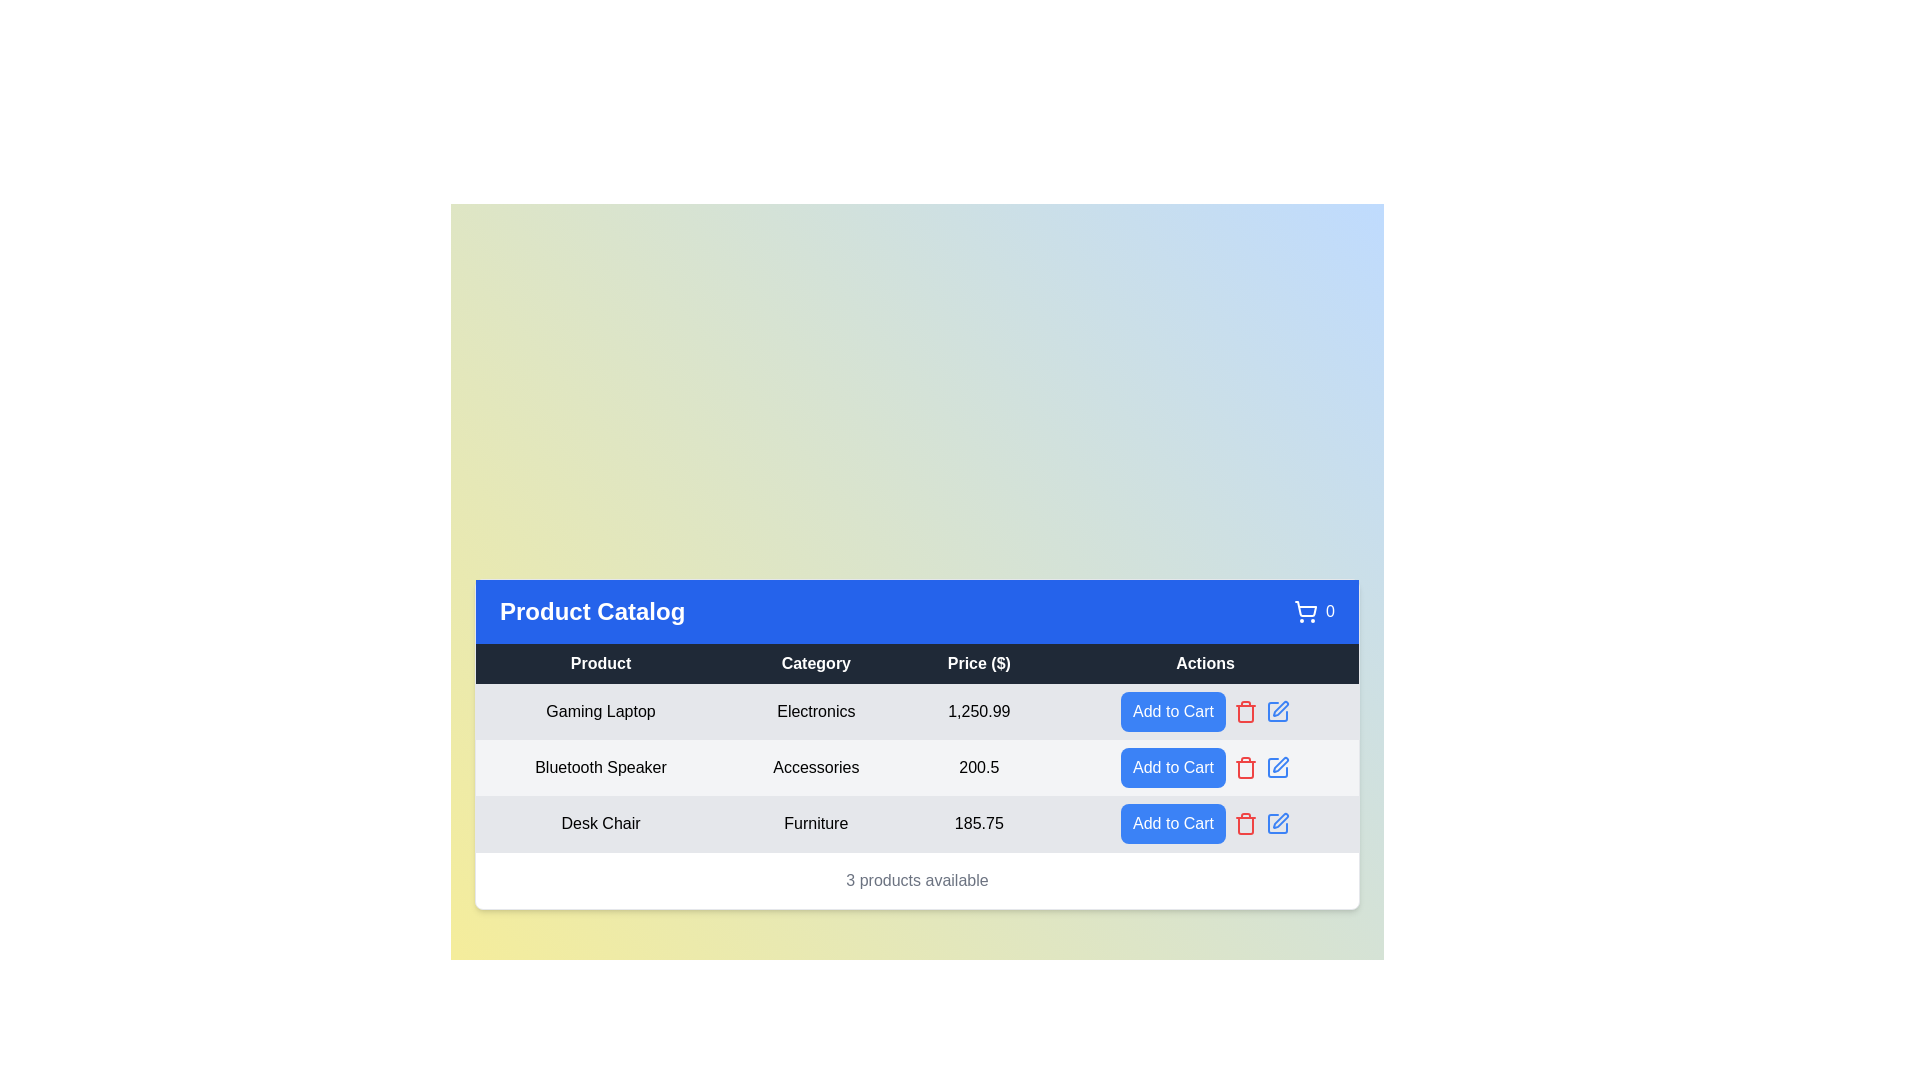 The width and height of the screenshot is (1920, 1080). What do you see at coordinates (599, 710) in the screenshot?
I see `the 'Gaming Laptop' text label in the first column of the product catalog table, which serves as an identifier for the item` at bounding box center [599, 710].